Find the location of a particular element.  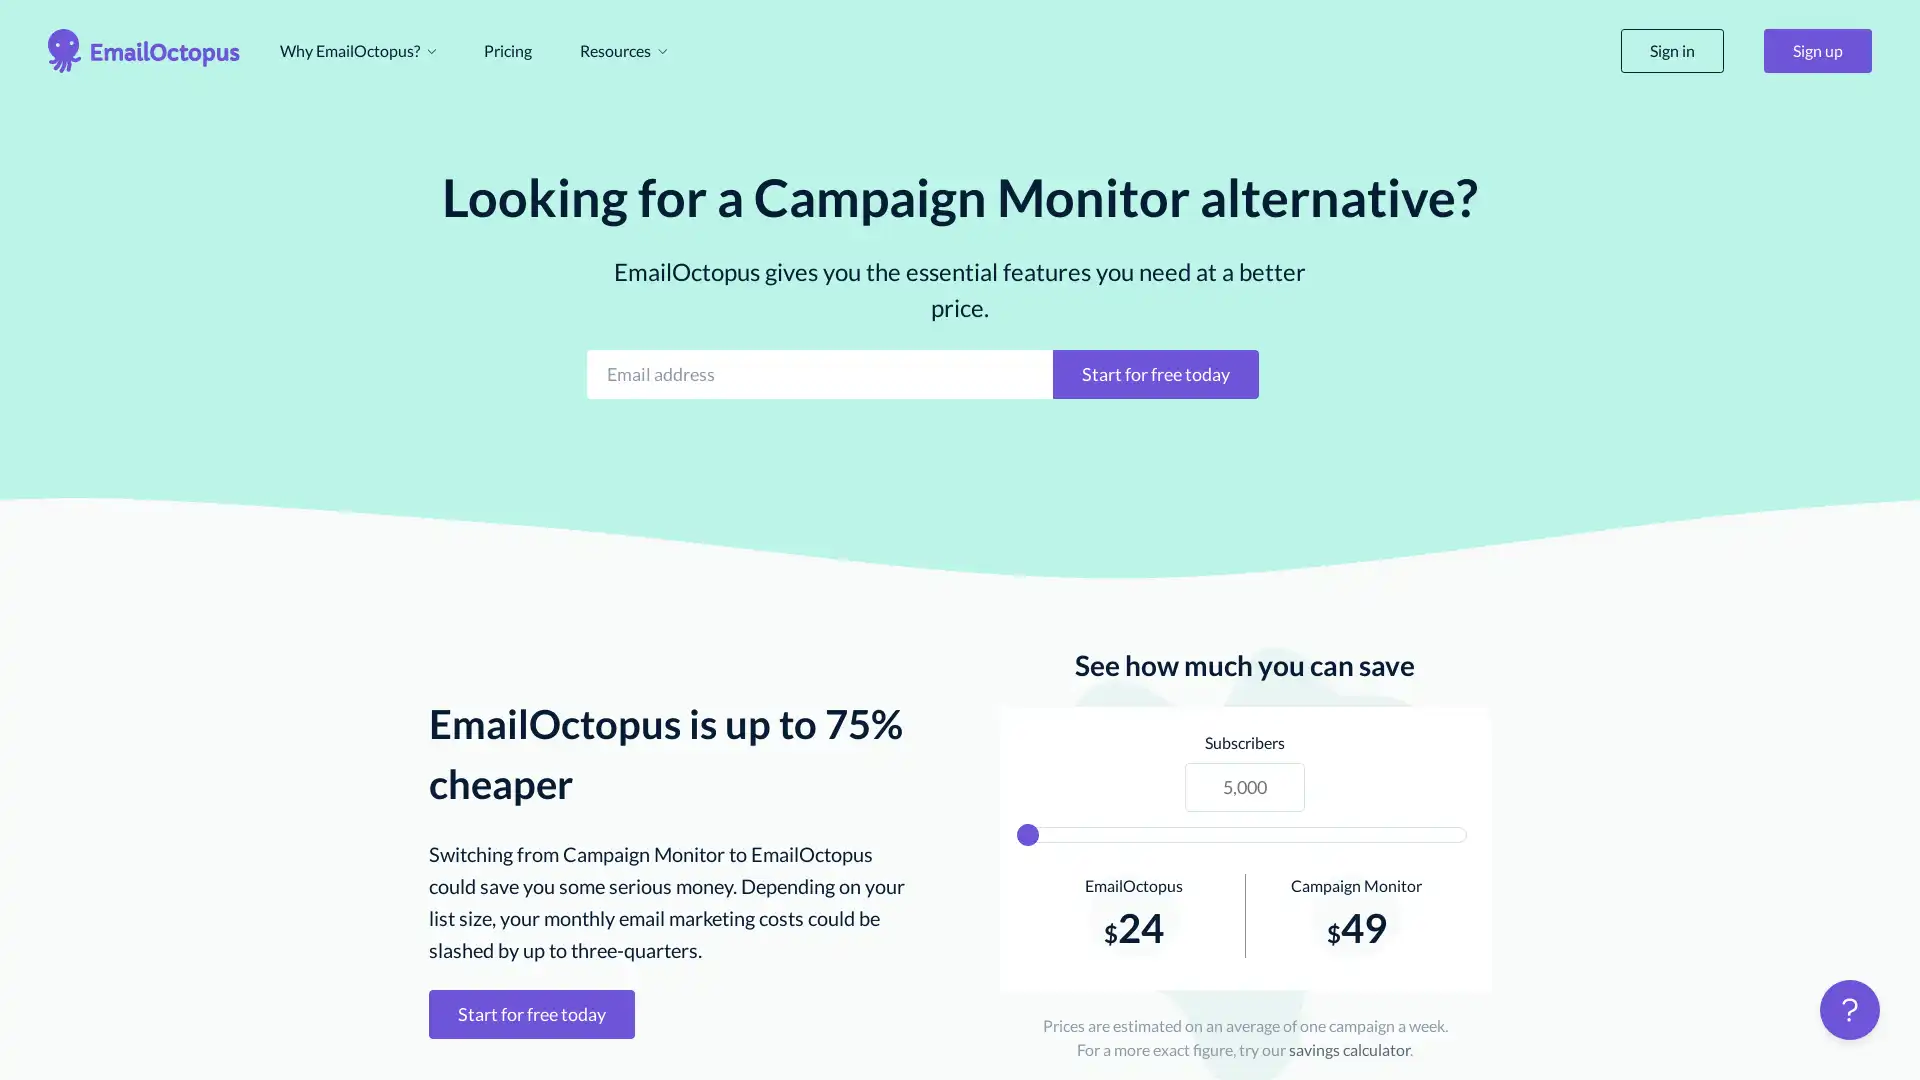

Start for free today is located at coordinates (1156, 373).